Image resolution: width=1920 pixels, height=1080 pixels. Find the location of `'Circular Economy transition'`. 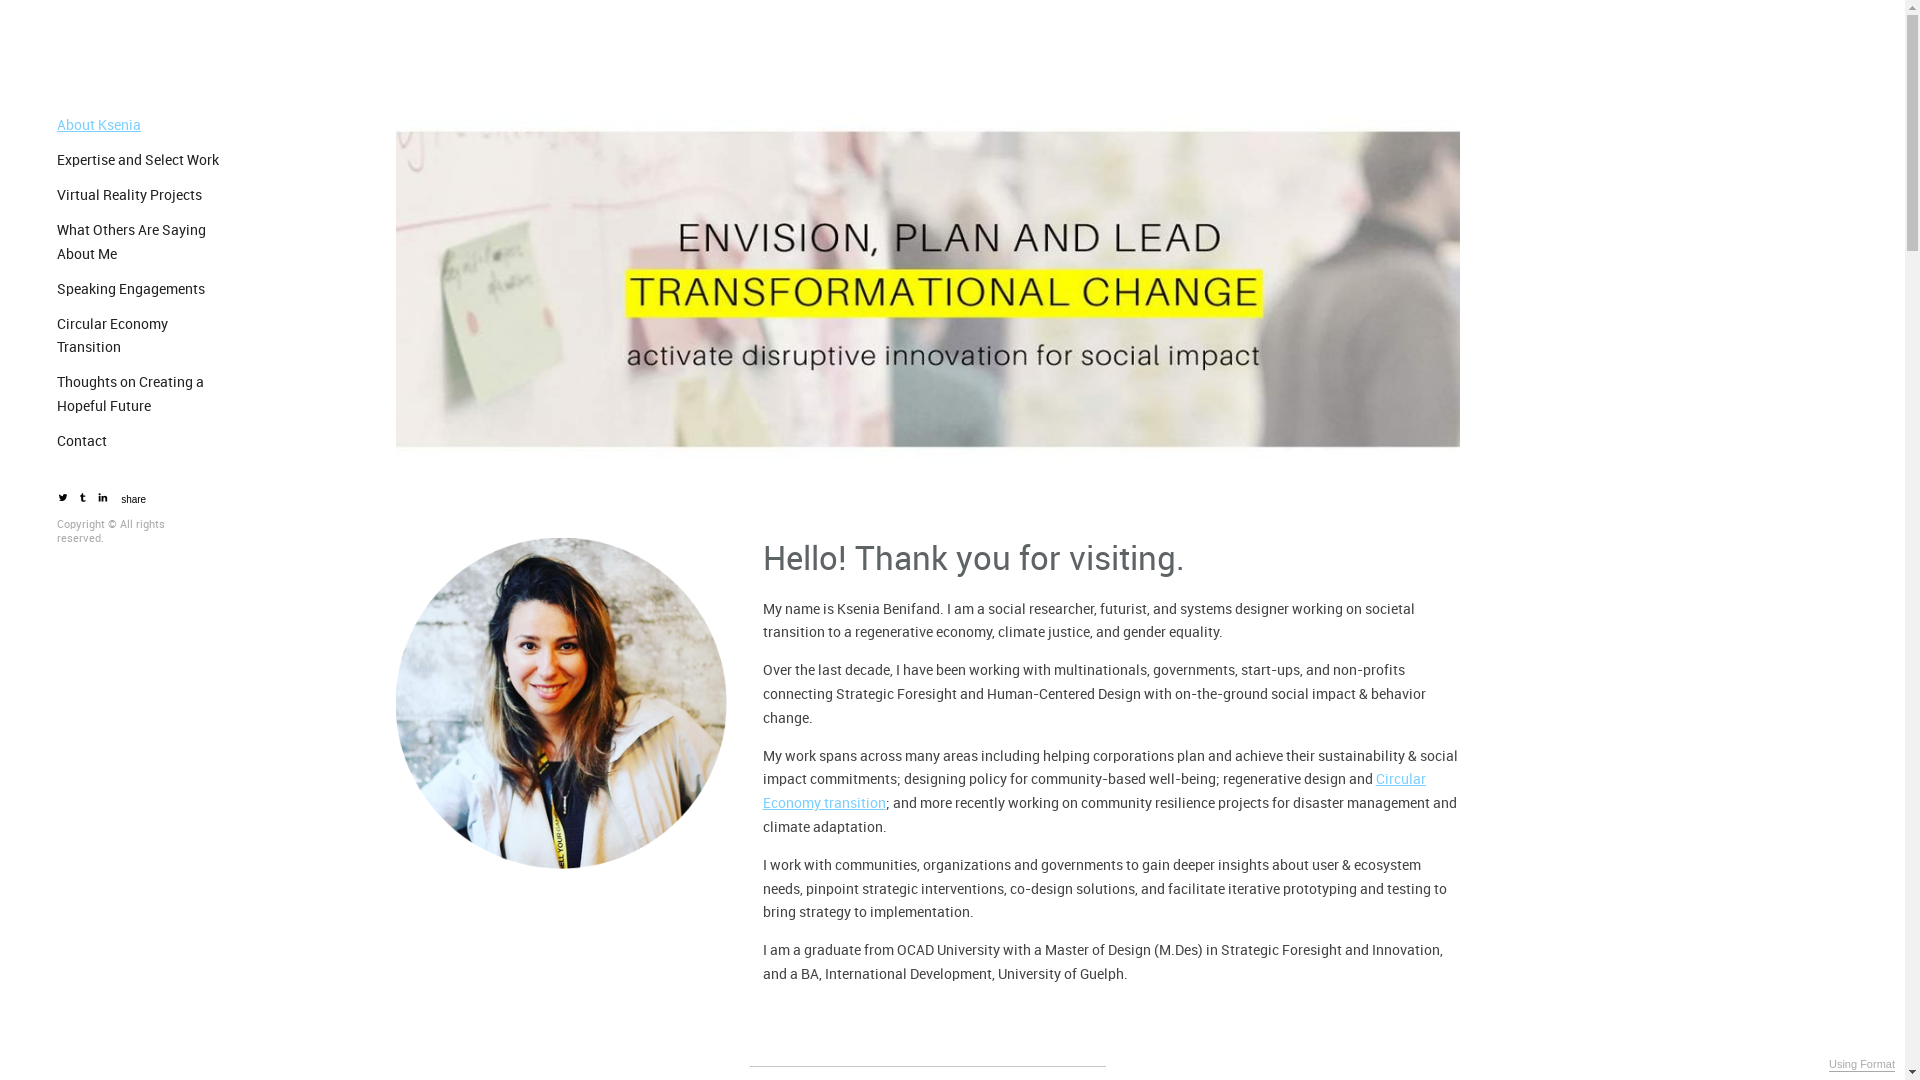

'Circular Economy transition' is located at coordinates (1093, 790).